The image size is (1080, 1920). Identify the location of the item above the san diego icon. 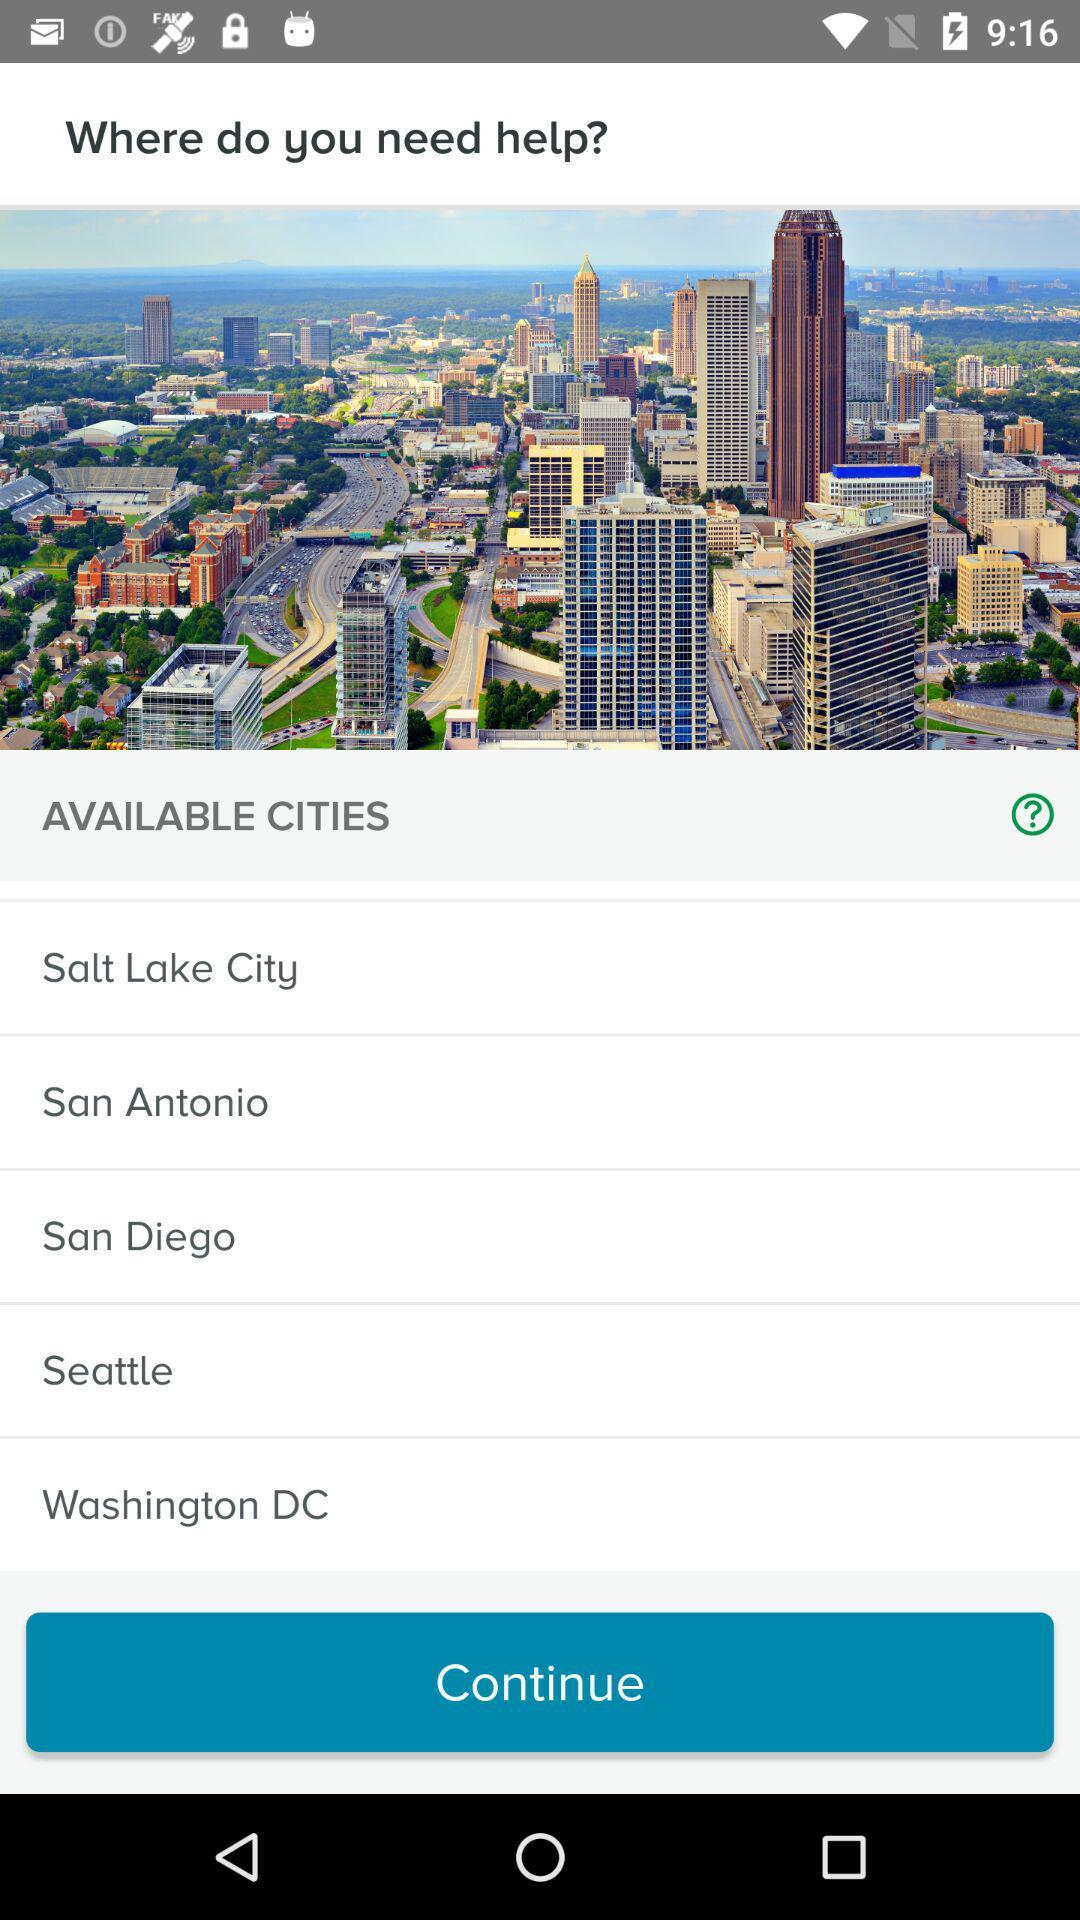
(154, 1101).